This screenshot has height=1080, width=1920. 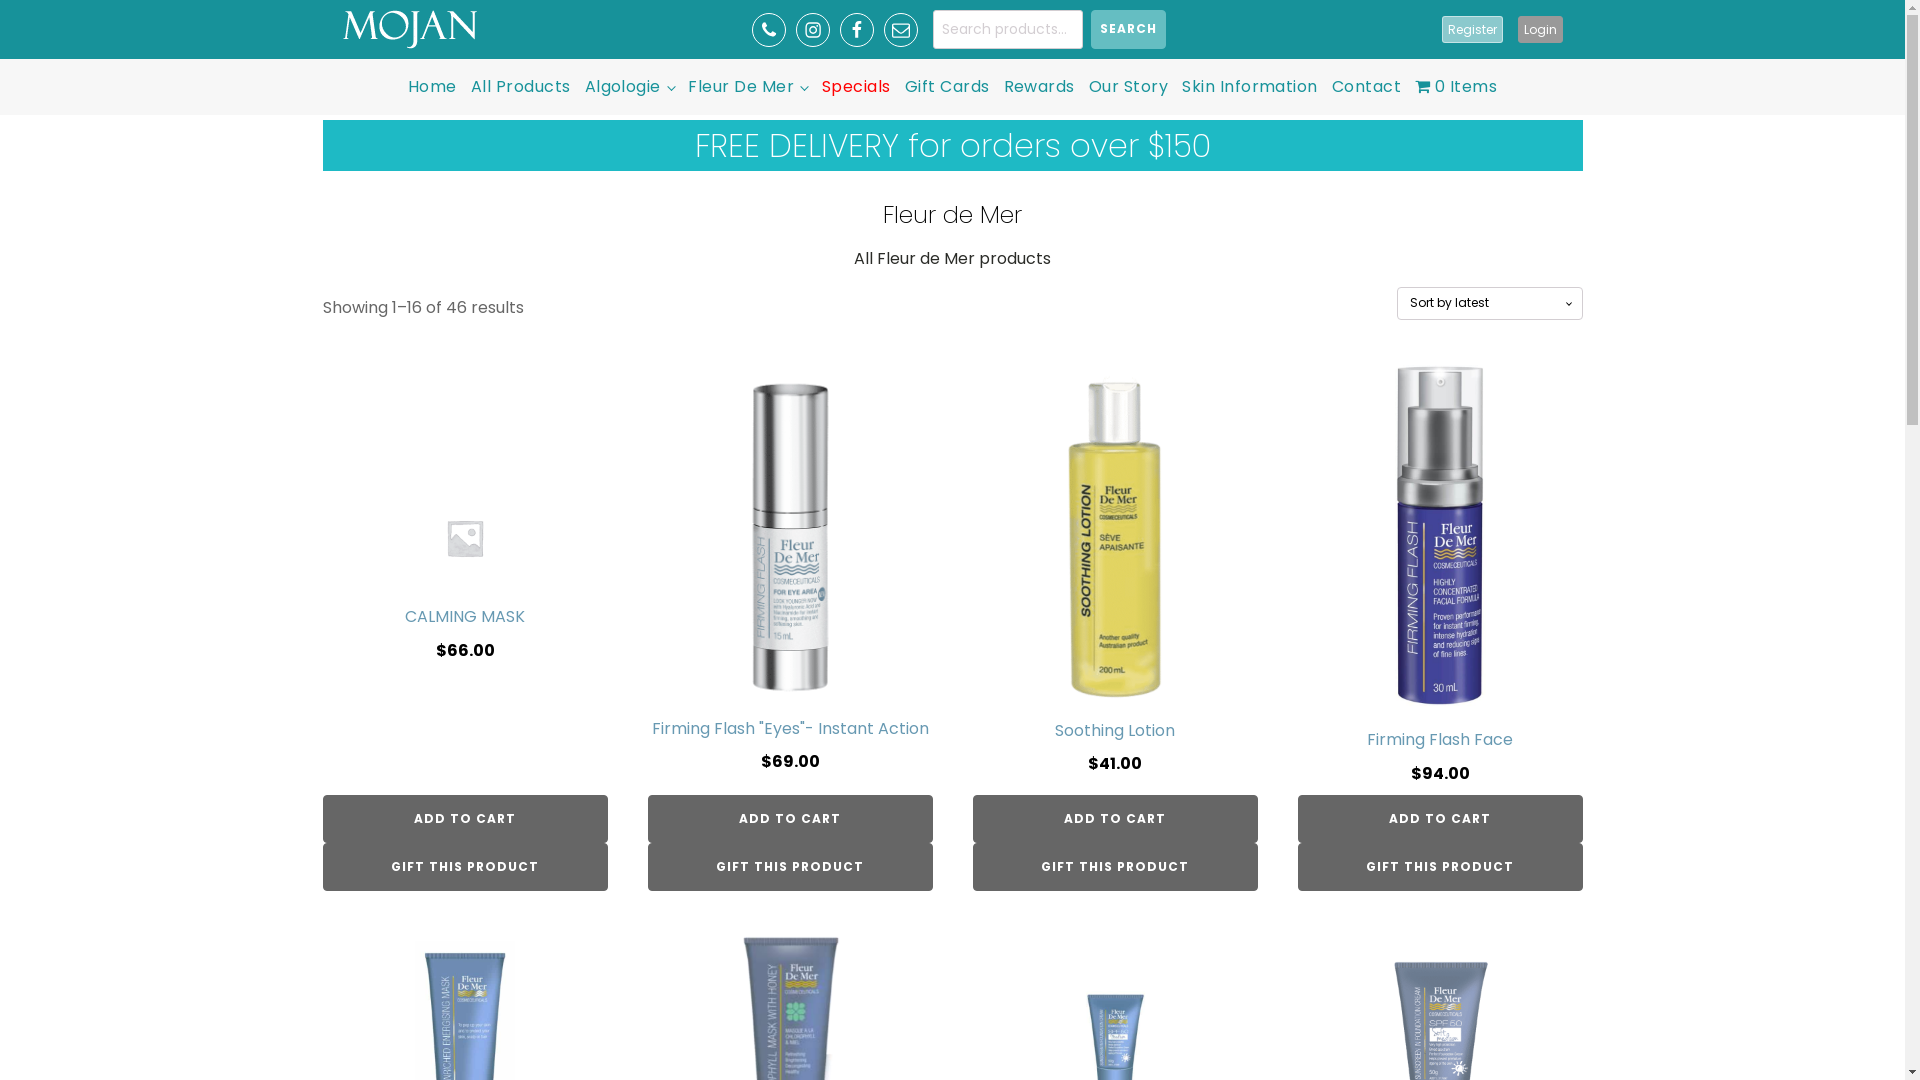 I want to click on 'CALMING MASK, so click(x=463, y=579).